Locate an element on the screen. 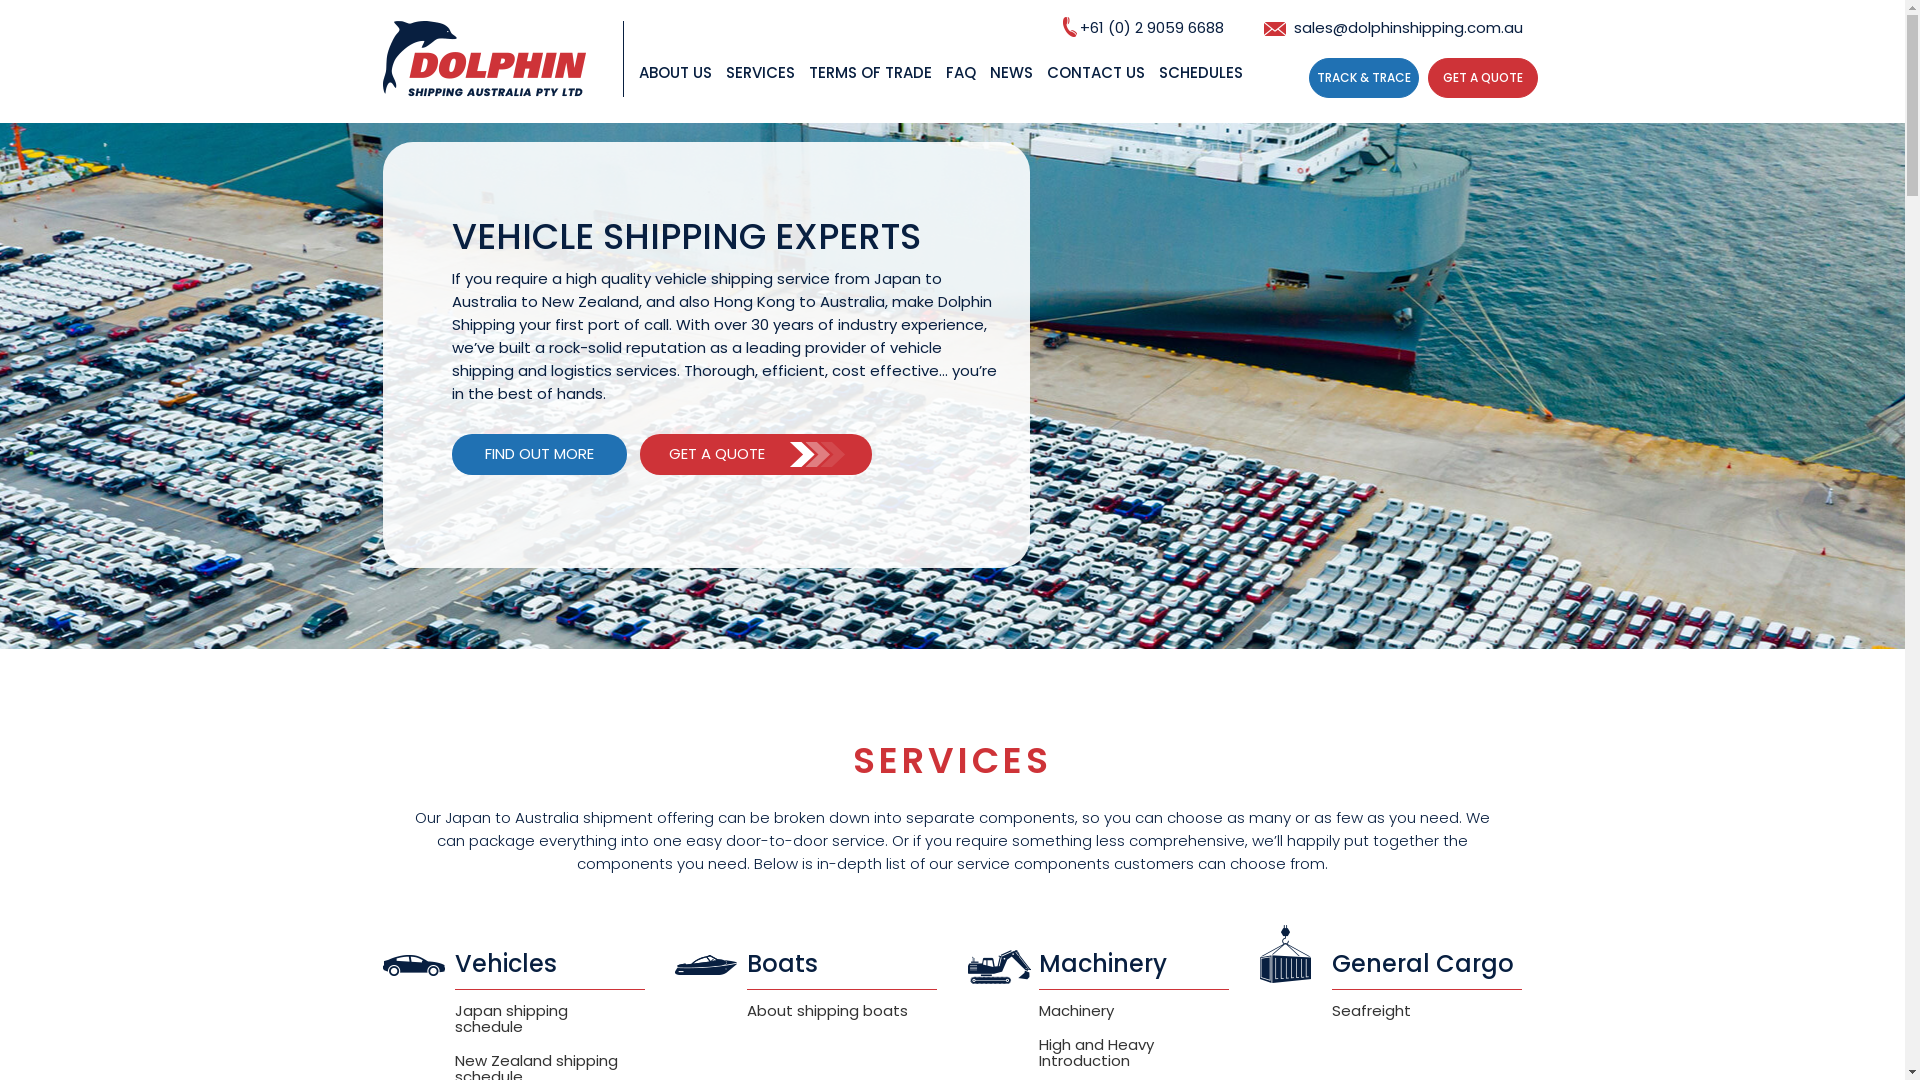 The image size is (1920, 1080). 'TERMS OF TRADE' is located at coordinates (869, 90).